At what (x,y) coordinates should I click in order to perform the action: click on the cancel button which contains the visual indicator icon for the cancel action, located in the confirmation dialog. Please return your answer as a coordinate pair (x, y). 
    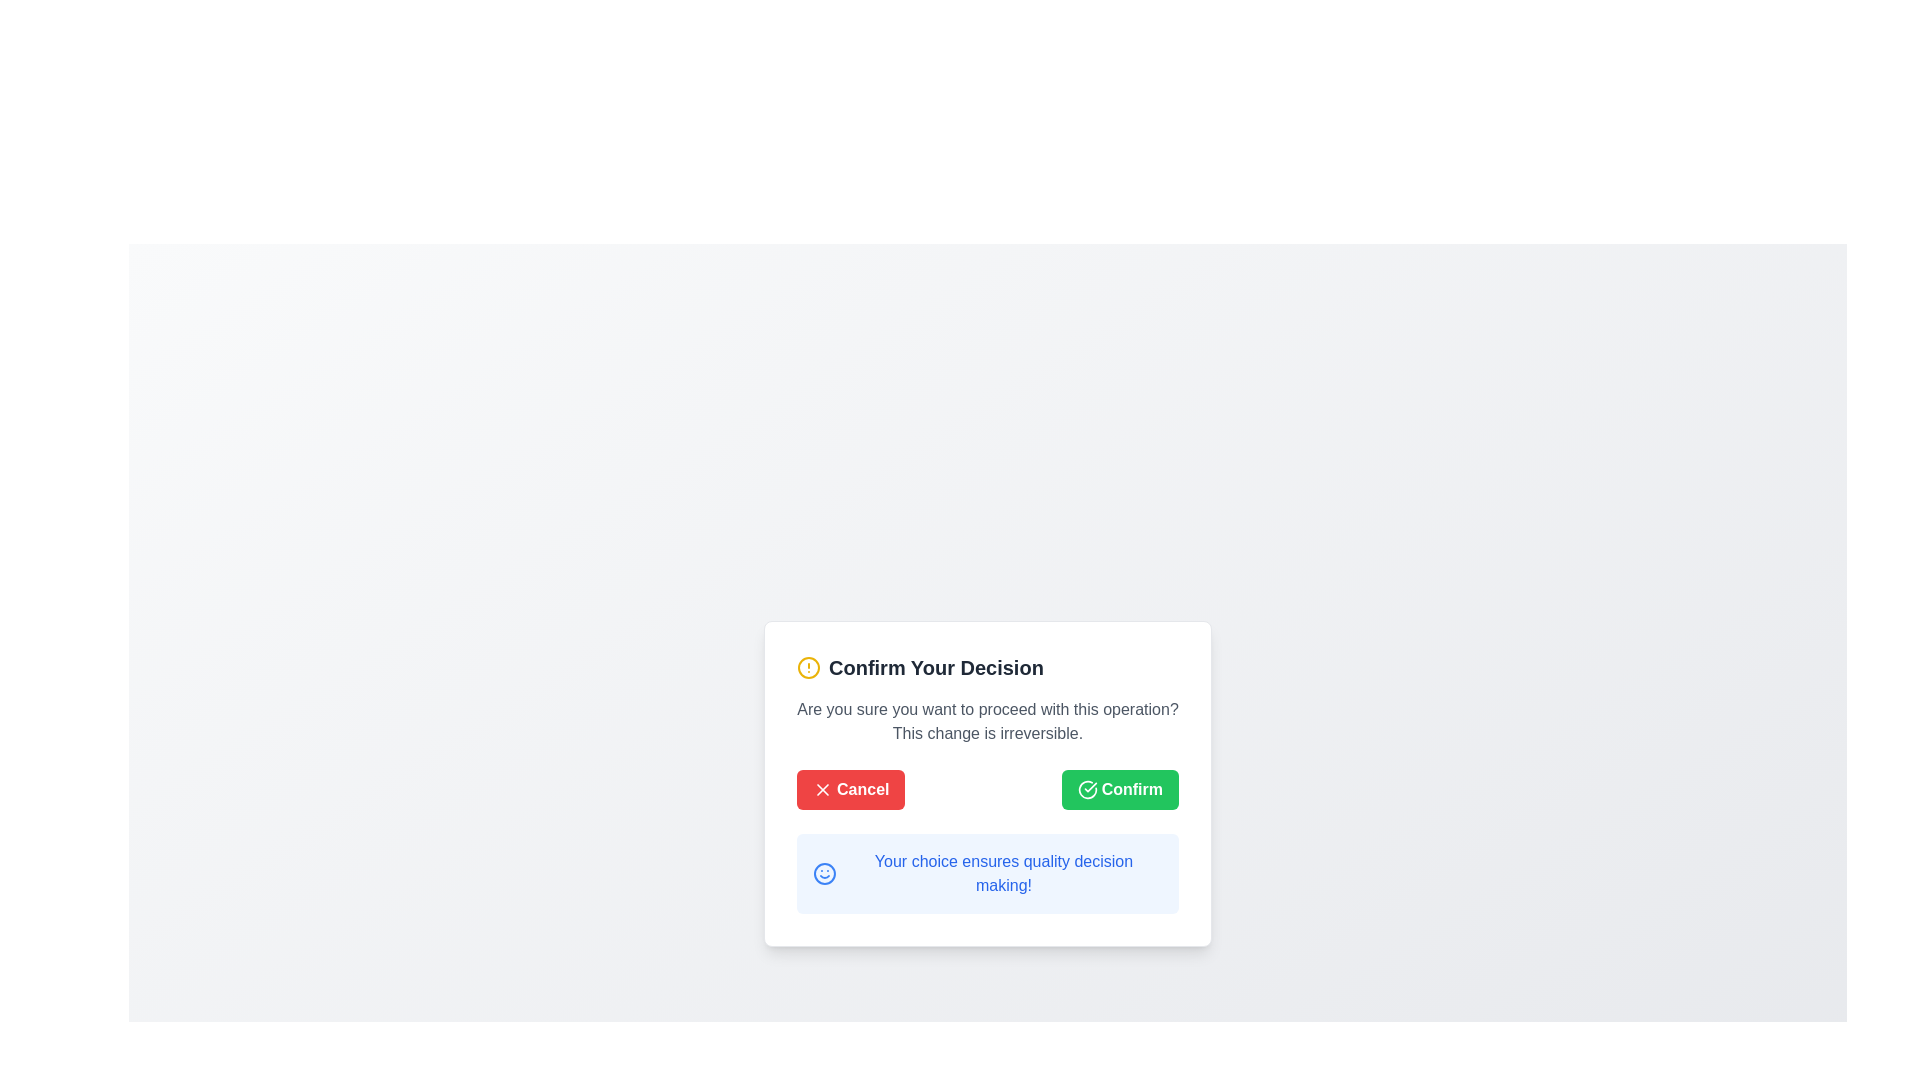
    Looking at the image, I should click on (822, 789).